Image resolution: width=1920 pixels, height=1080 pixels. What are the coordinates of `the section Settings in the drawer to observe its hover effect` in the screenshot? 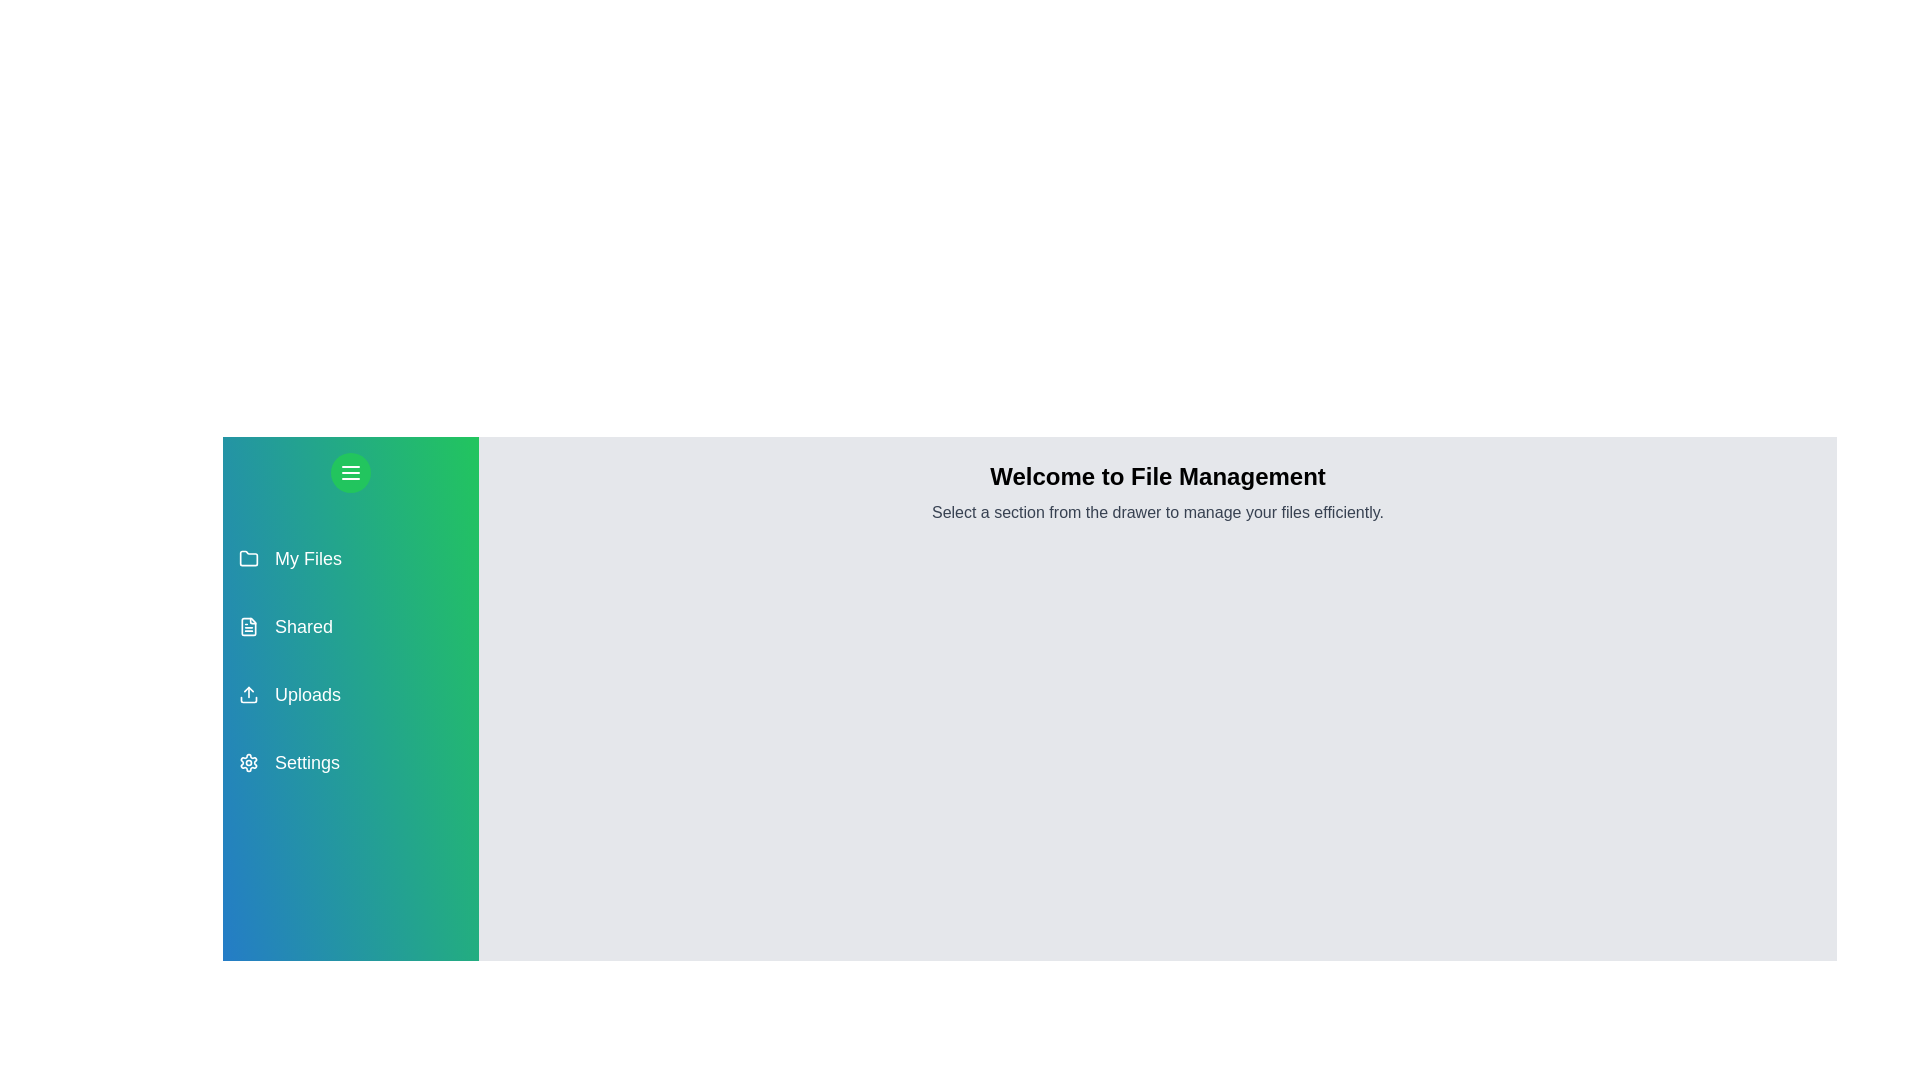 It's located at (350, 763).